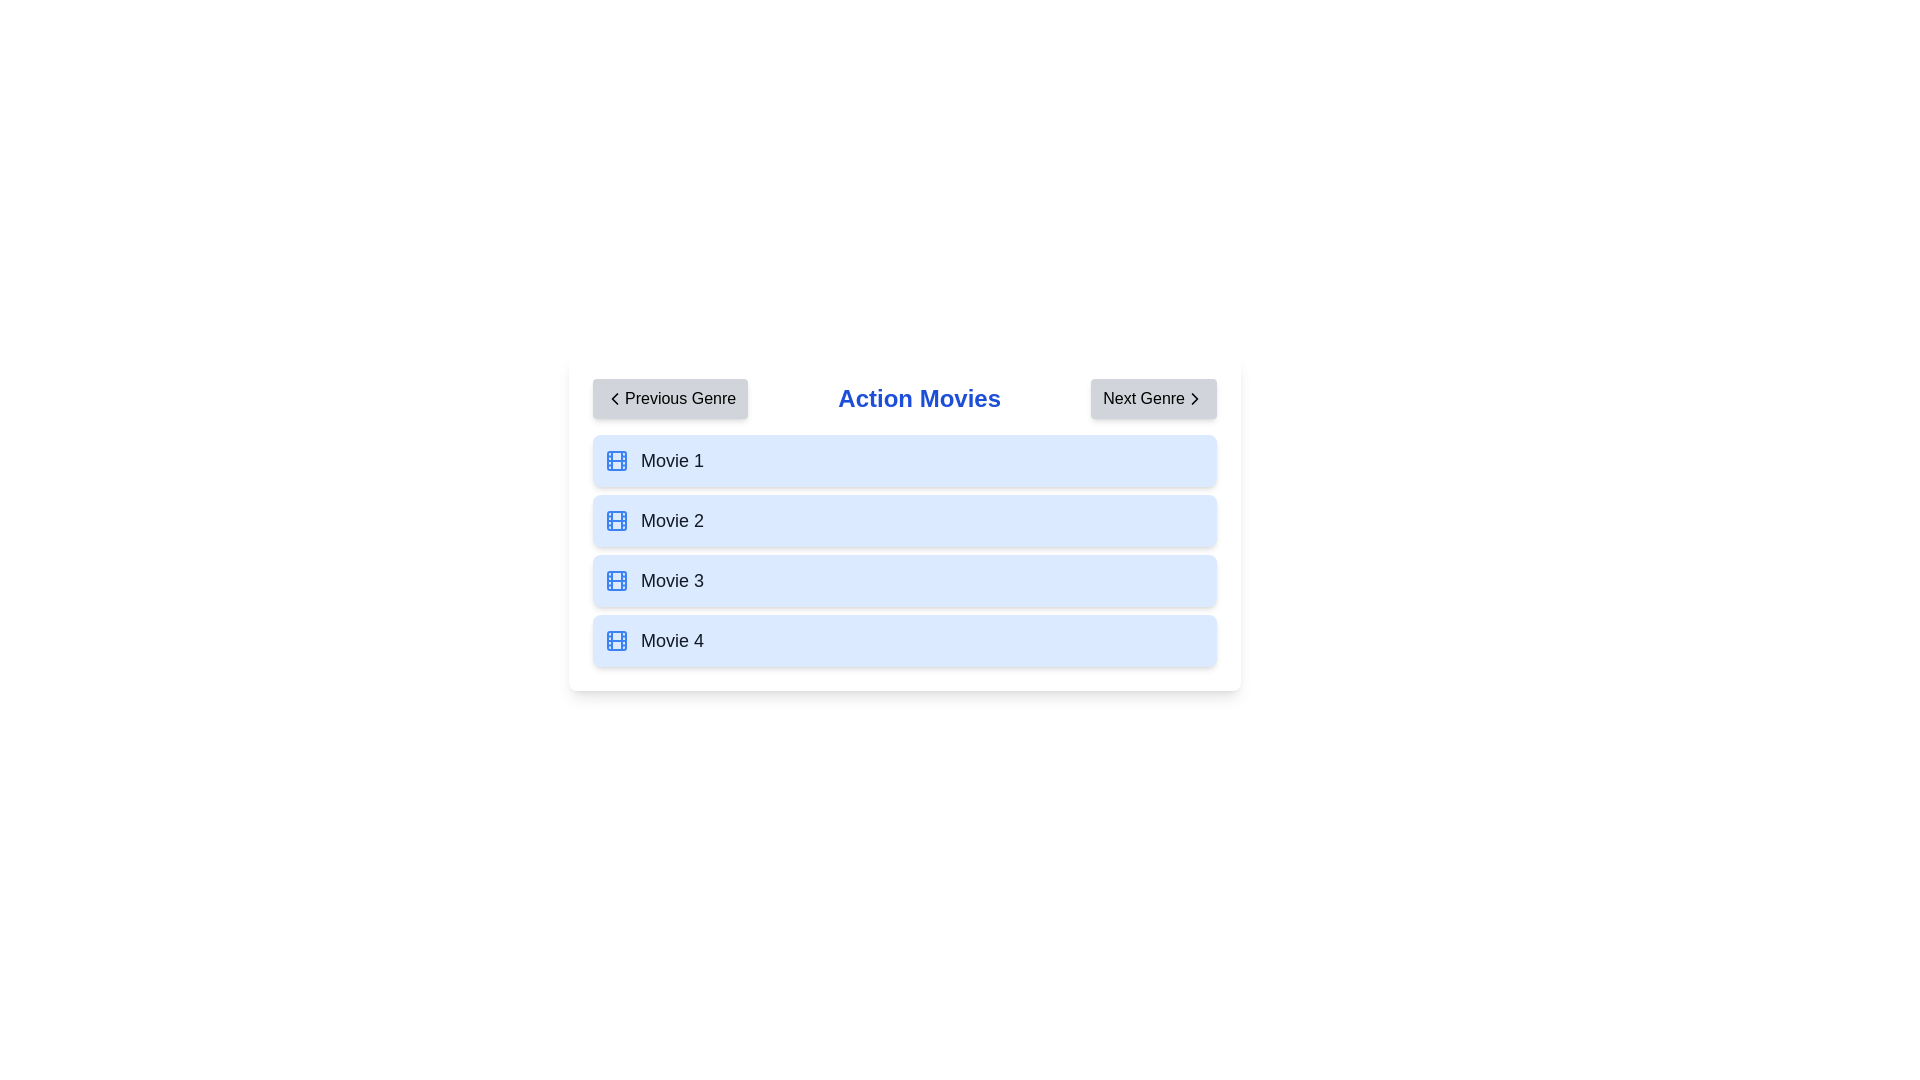 The image size is (1920, 1080). Describe the element at coordinates (1195, 398) in the screenshot. I see `the chevron icon within the 'Next Genre' button located on the top-right corner of the interface, next to the 'Action Movies' heading` at that location.